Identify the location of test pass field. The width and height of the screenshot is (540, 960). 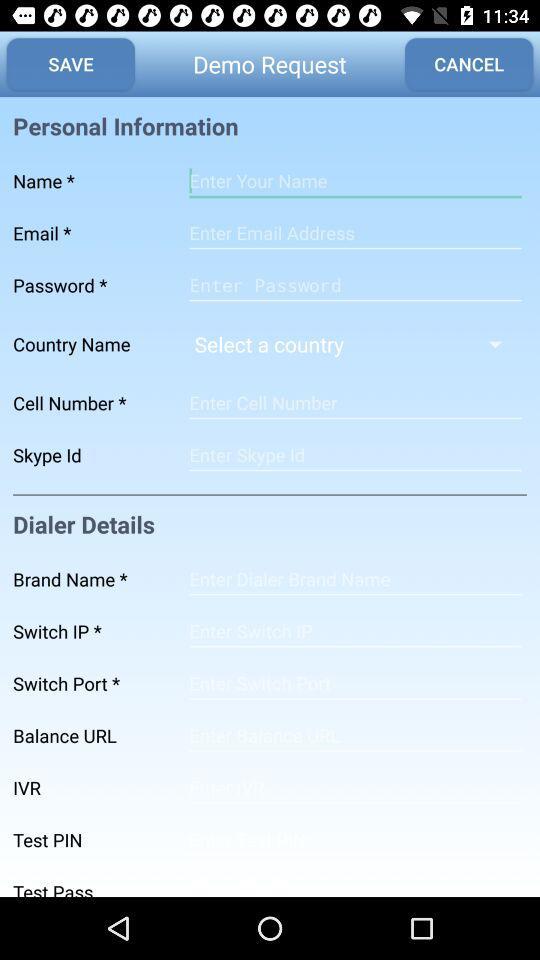
(354, 880).